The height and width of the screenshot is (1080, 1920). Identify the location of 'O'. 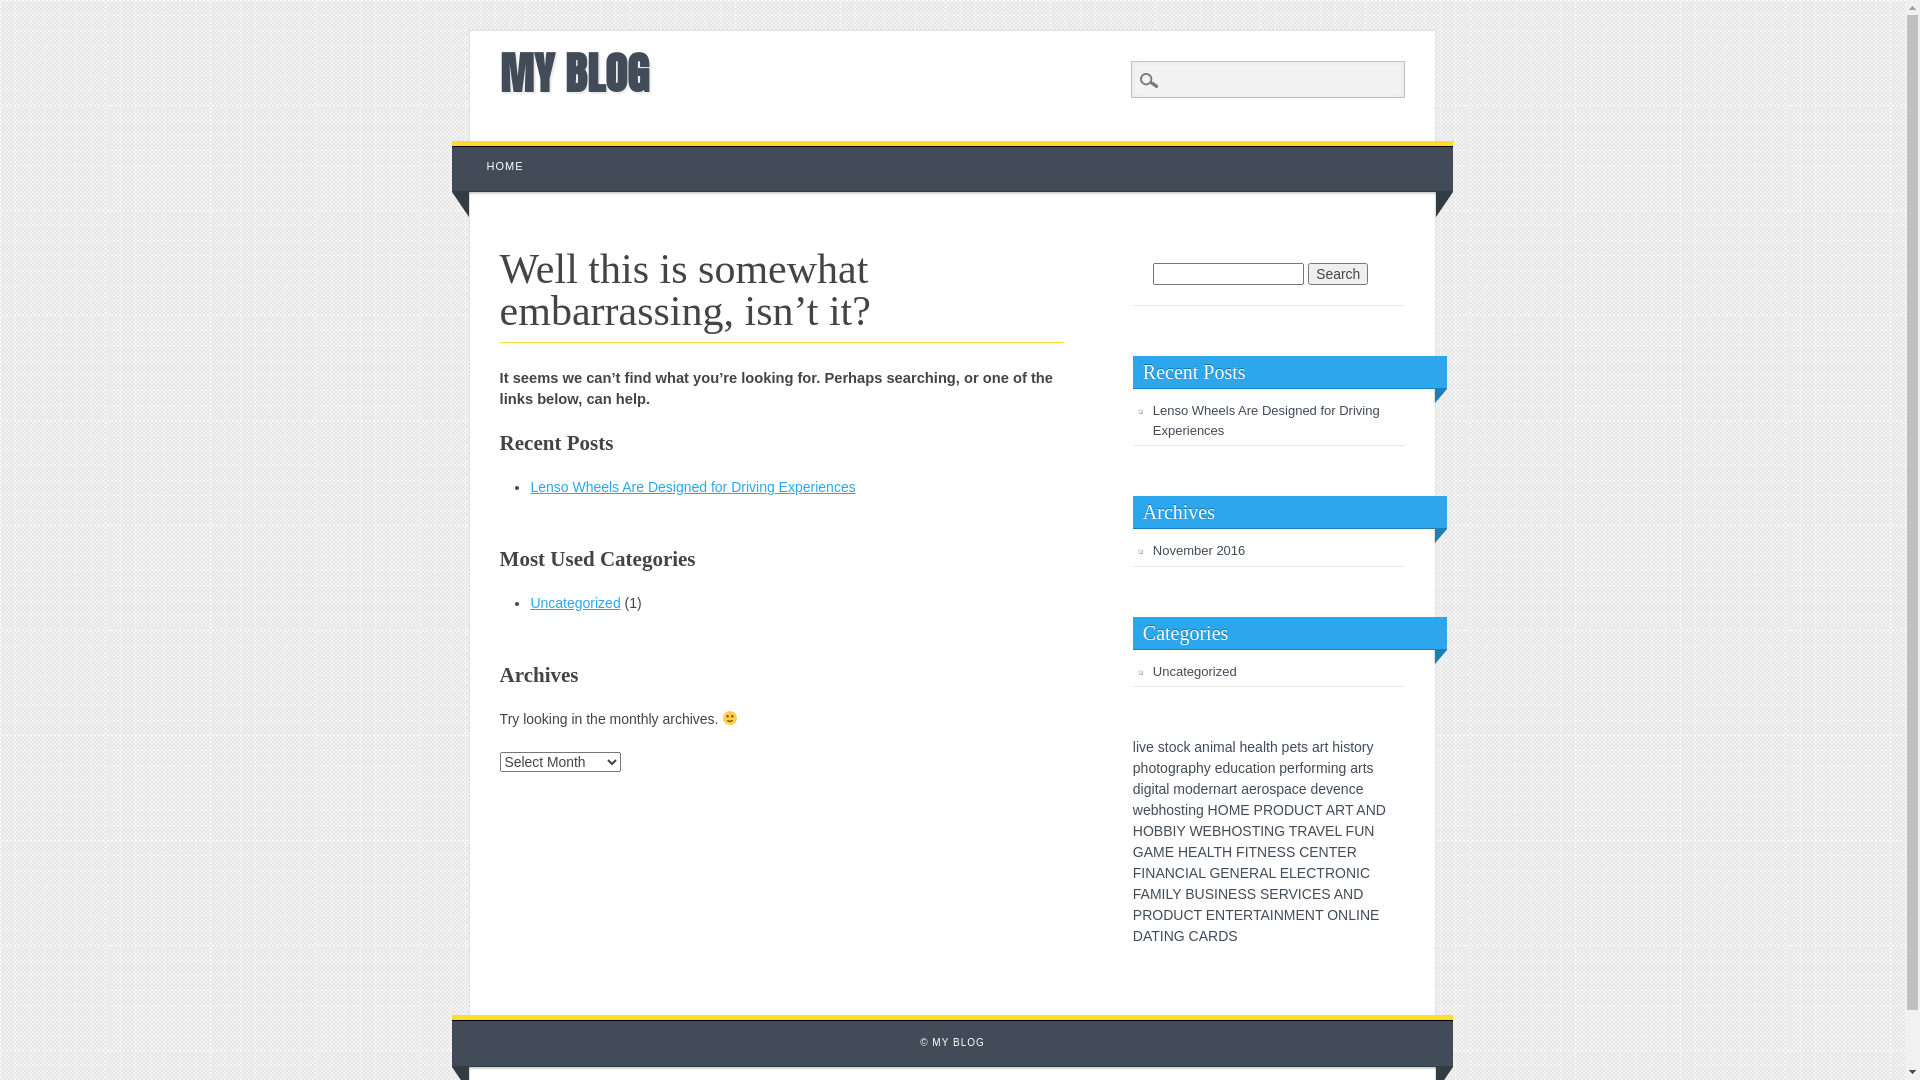
(1157, 914).